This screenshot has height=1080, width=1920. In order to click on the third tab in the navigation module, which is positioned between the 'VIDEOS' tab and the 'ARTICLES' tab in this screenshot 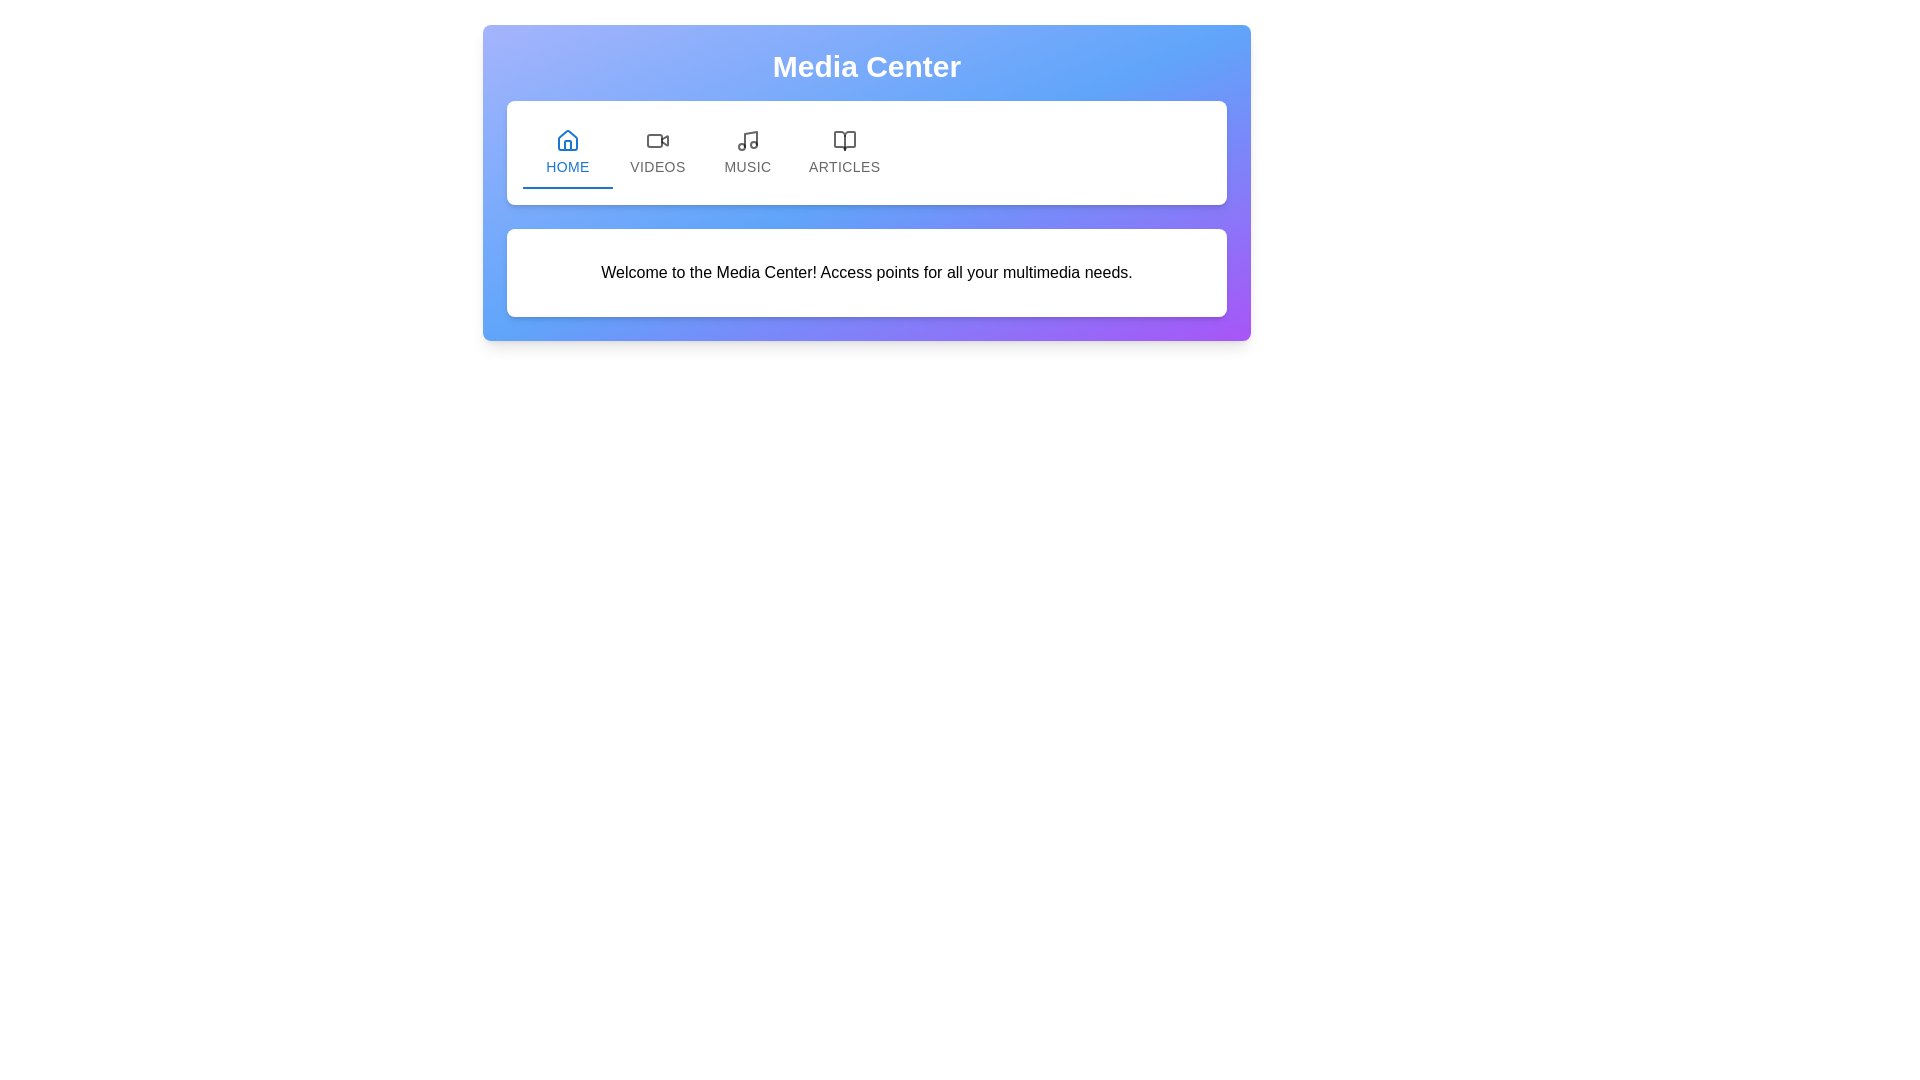, I will do `click(747, 152)`.